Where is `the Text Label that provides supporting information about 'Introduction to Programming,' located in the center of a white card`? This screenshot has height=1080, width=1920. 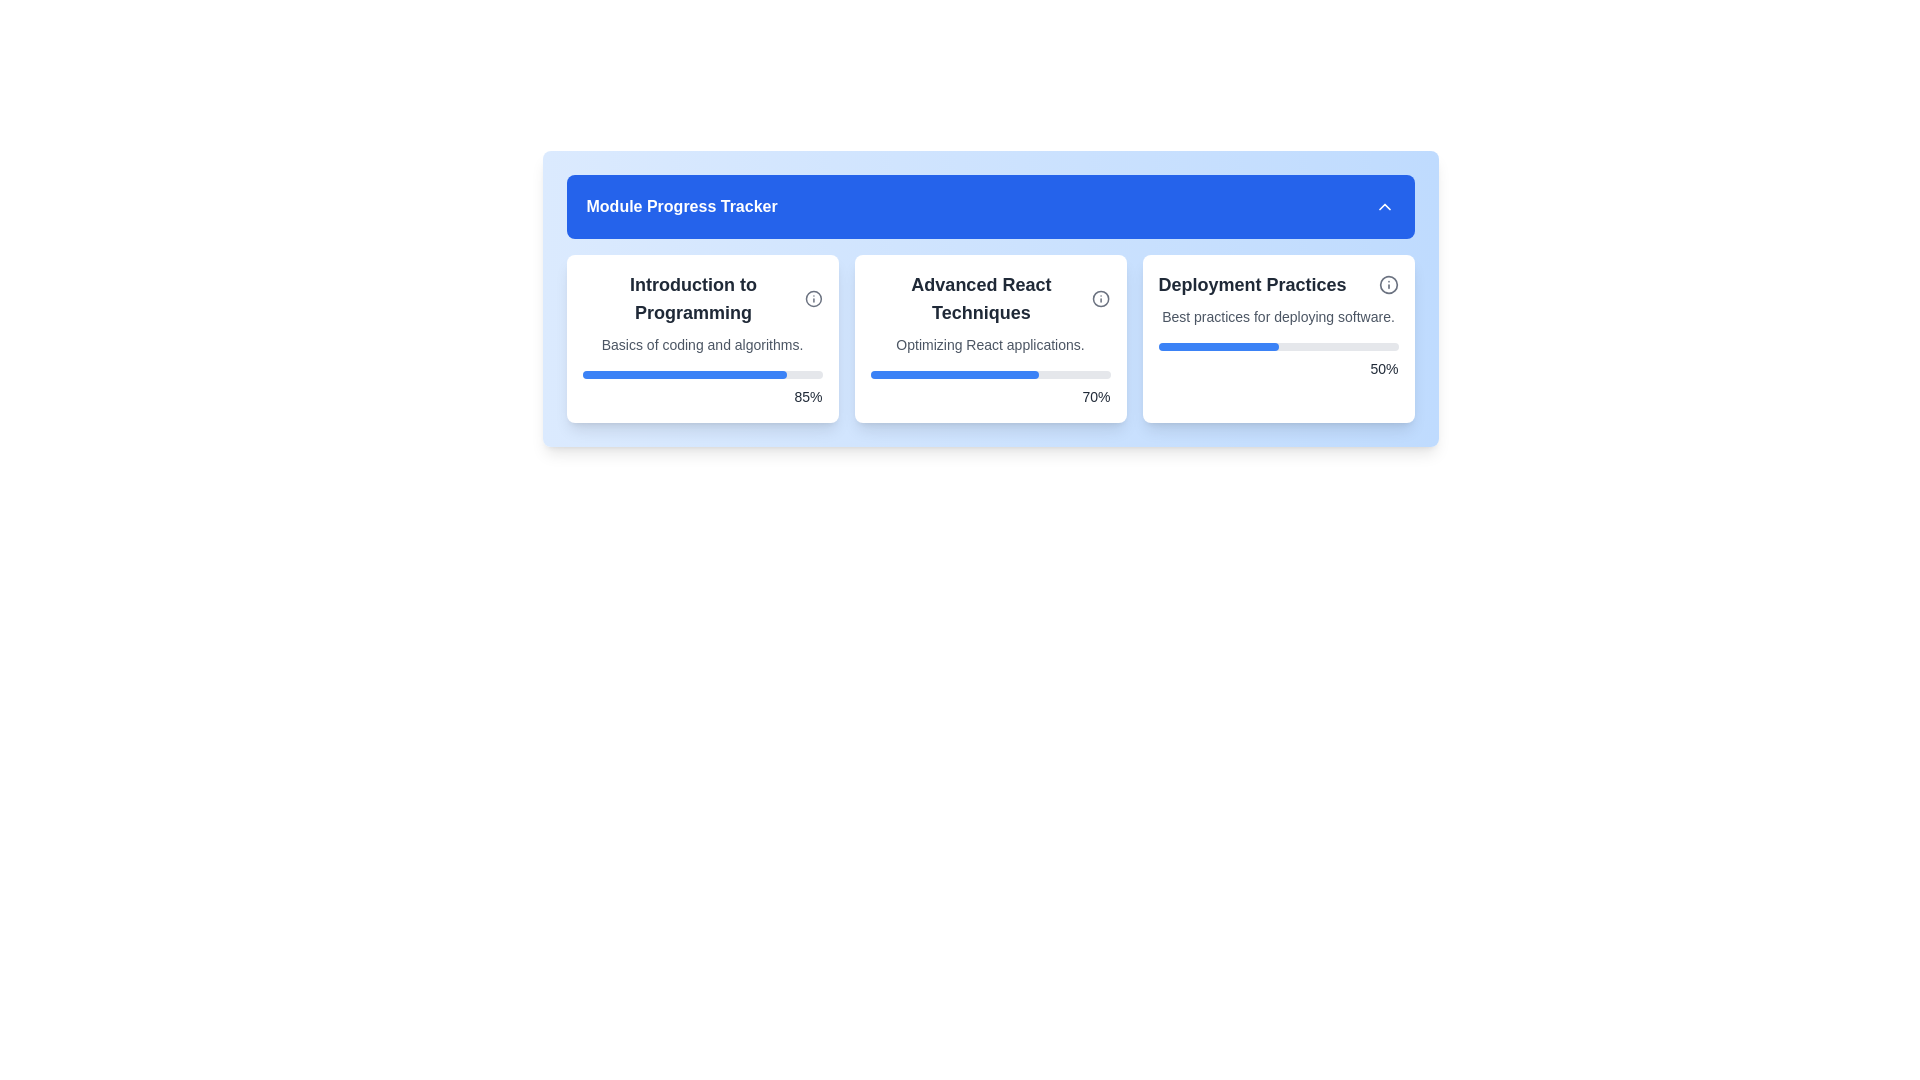 the Text Label that provides supporting information about 'Introduction to Programming,' located in the center of a white card is located at coordinates (702, 343).